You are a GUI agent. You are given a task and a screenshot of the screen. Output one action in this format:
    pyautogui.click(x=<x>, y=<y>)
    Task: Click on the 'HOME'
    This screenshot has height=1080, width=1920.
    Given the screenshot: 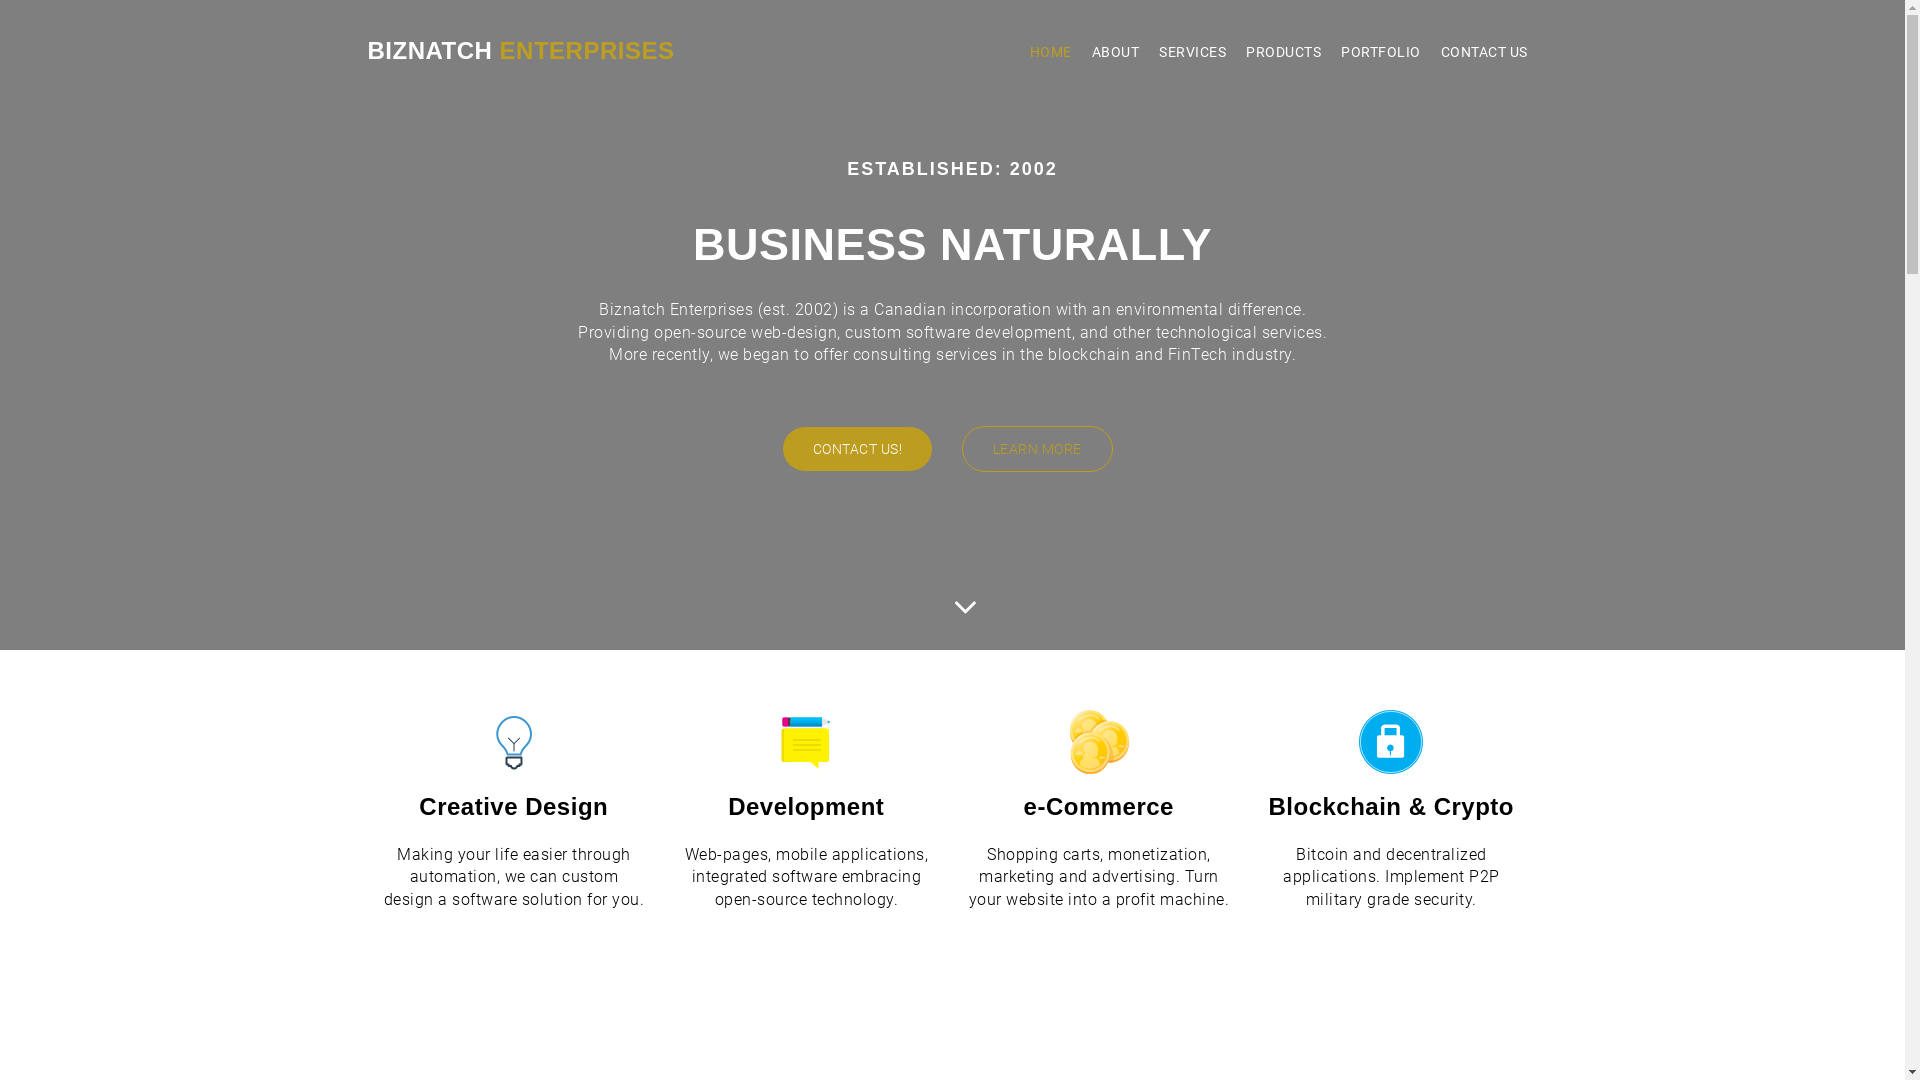 What is the action you would take?
    pyautogui.click(x=1019, y=50)
    